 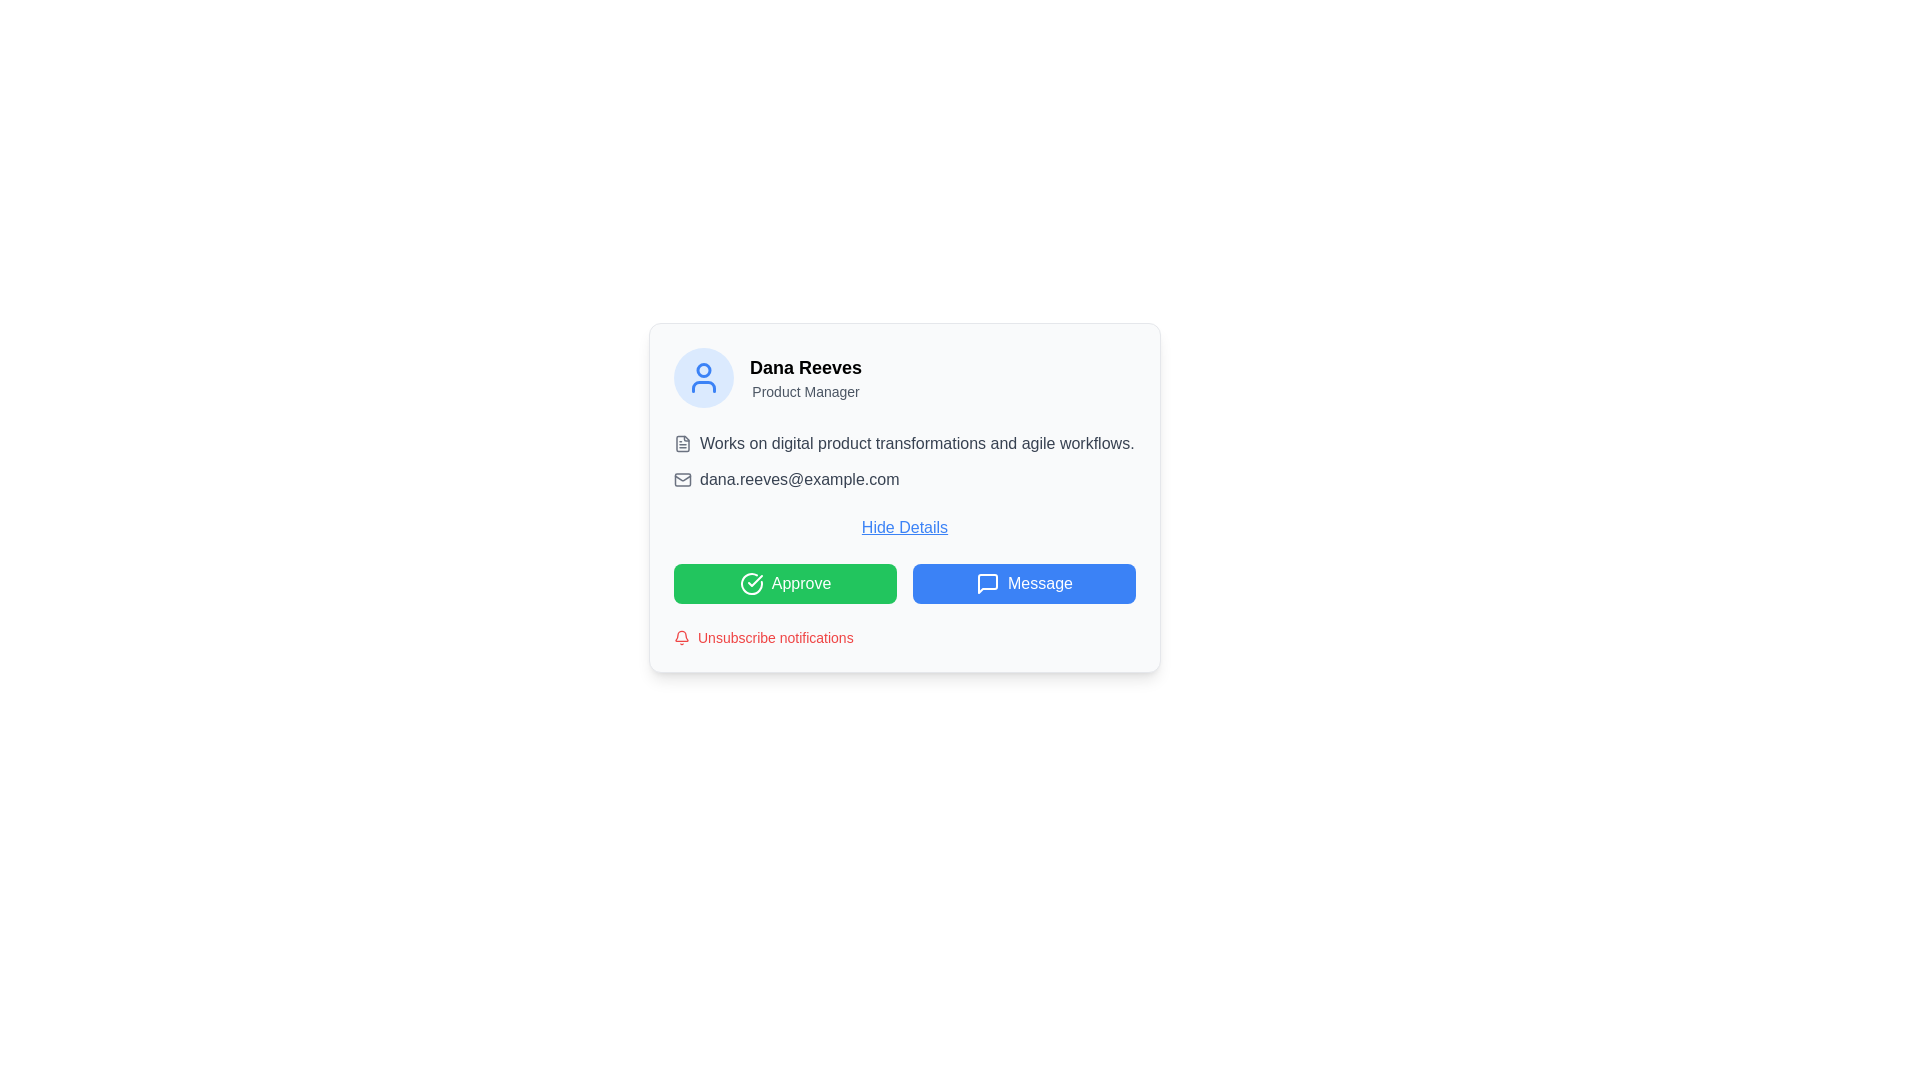 I want to click on the 'Approve' button located at the bottom of the card layout, so click(x=904, y=583).